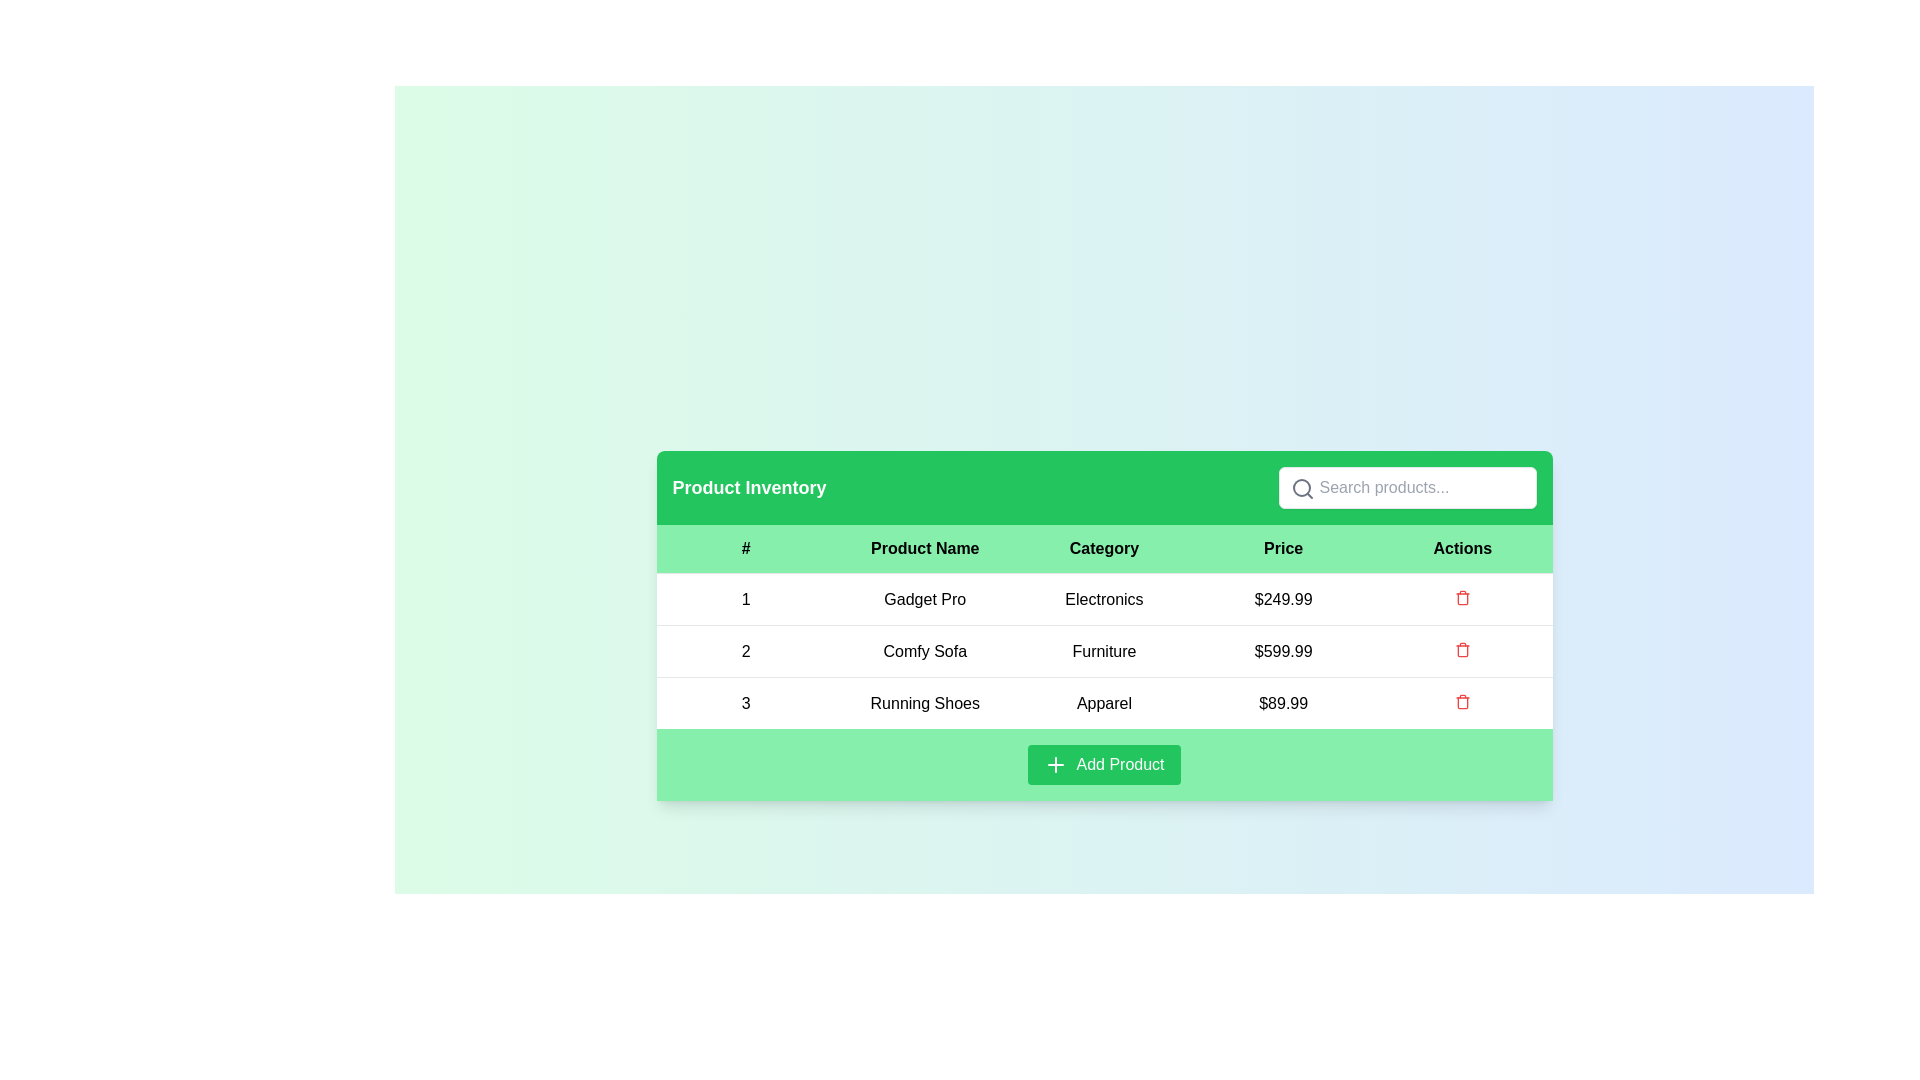 The image size is (1920, 1080). What do you see at coordinates (1283, 598) in the screenshot?
I see `the static text label displaying '$249.99' in bold black text, located in the 'Price' column of the fourth cell in the table` at bounding box center [1283, 598].